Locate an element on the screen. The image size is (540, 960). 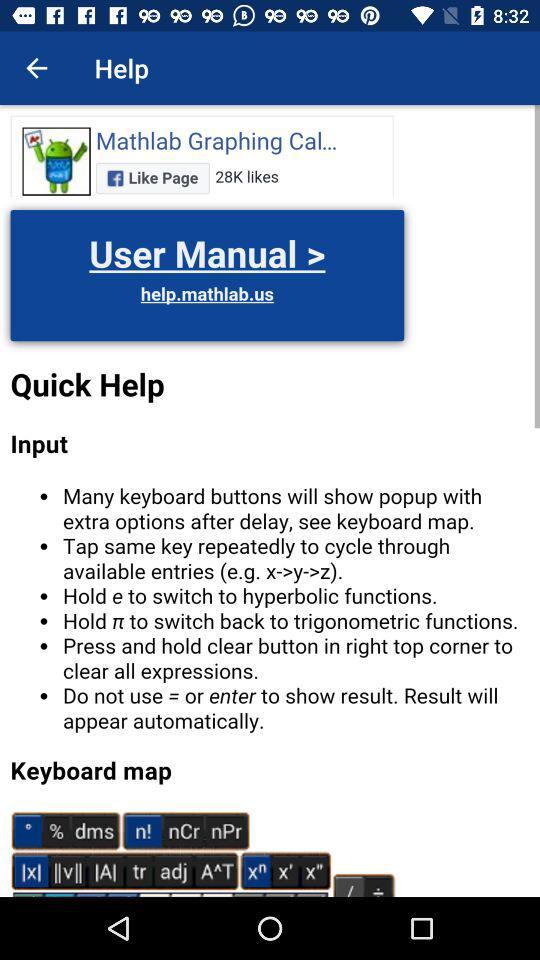
help body is located at coordinates (270, 500).